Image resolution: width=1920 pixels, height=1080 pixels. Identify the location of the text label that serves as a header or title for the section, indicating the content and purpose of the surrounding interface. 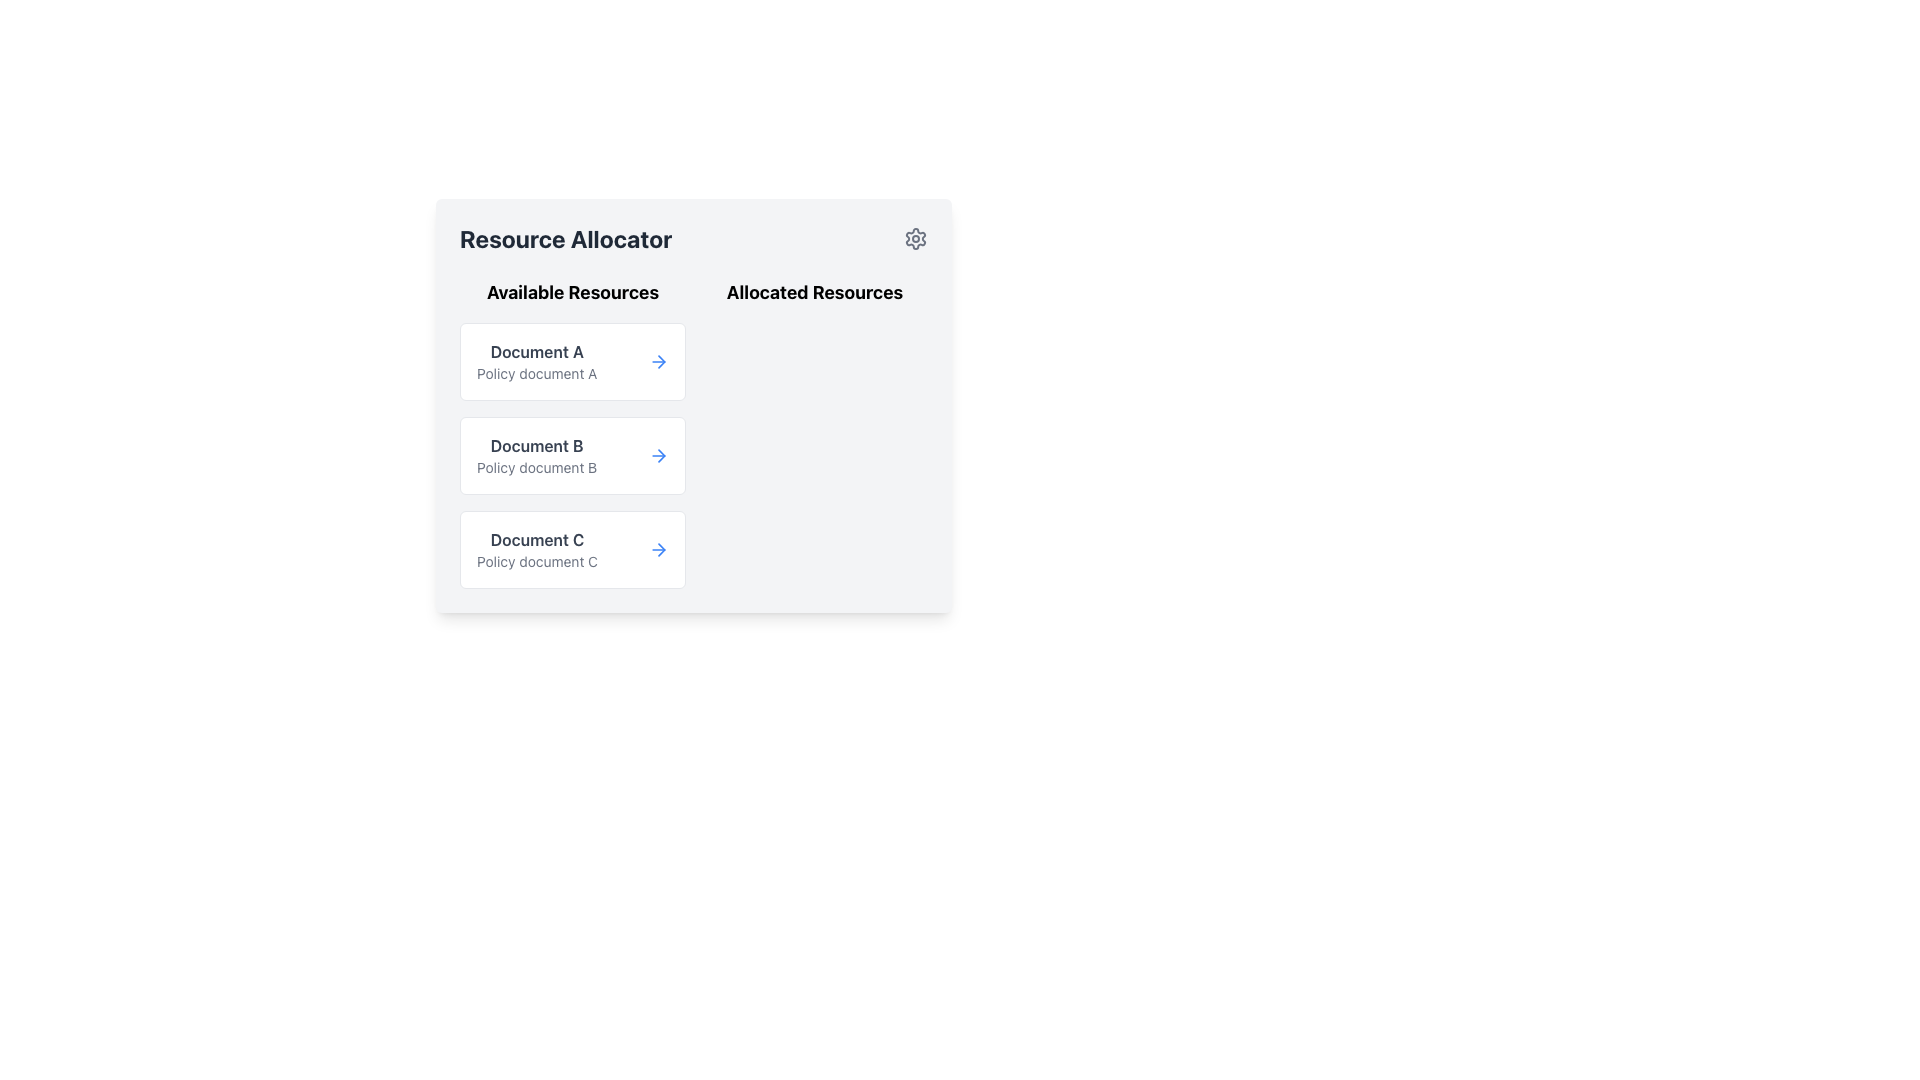
(565, 238).